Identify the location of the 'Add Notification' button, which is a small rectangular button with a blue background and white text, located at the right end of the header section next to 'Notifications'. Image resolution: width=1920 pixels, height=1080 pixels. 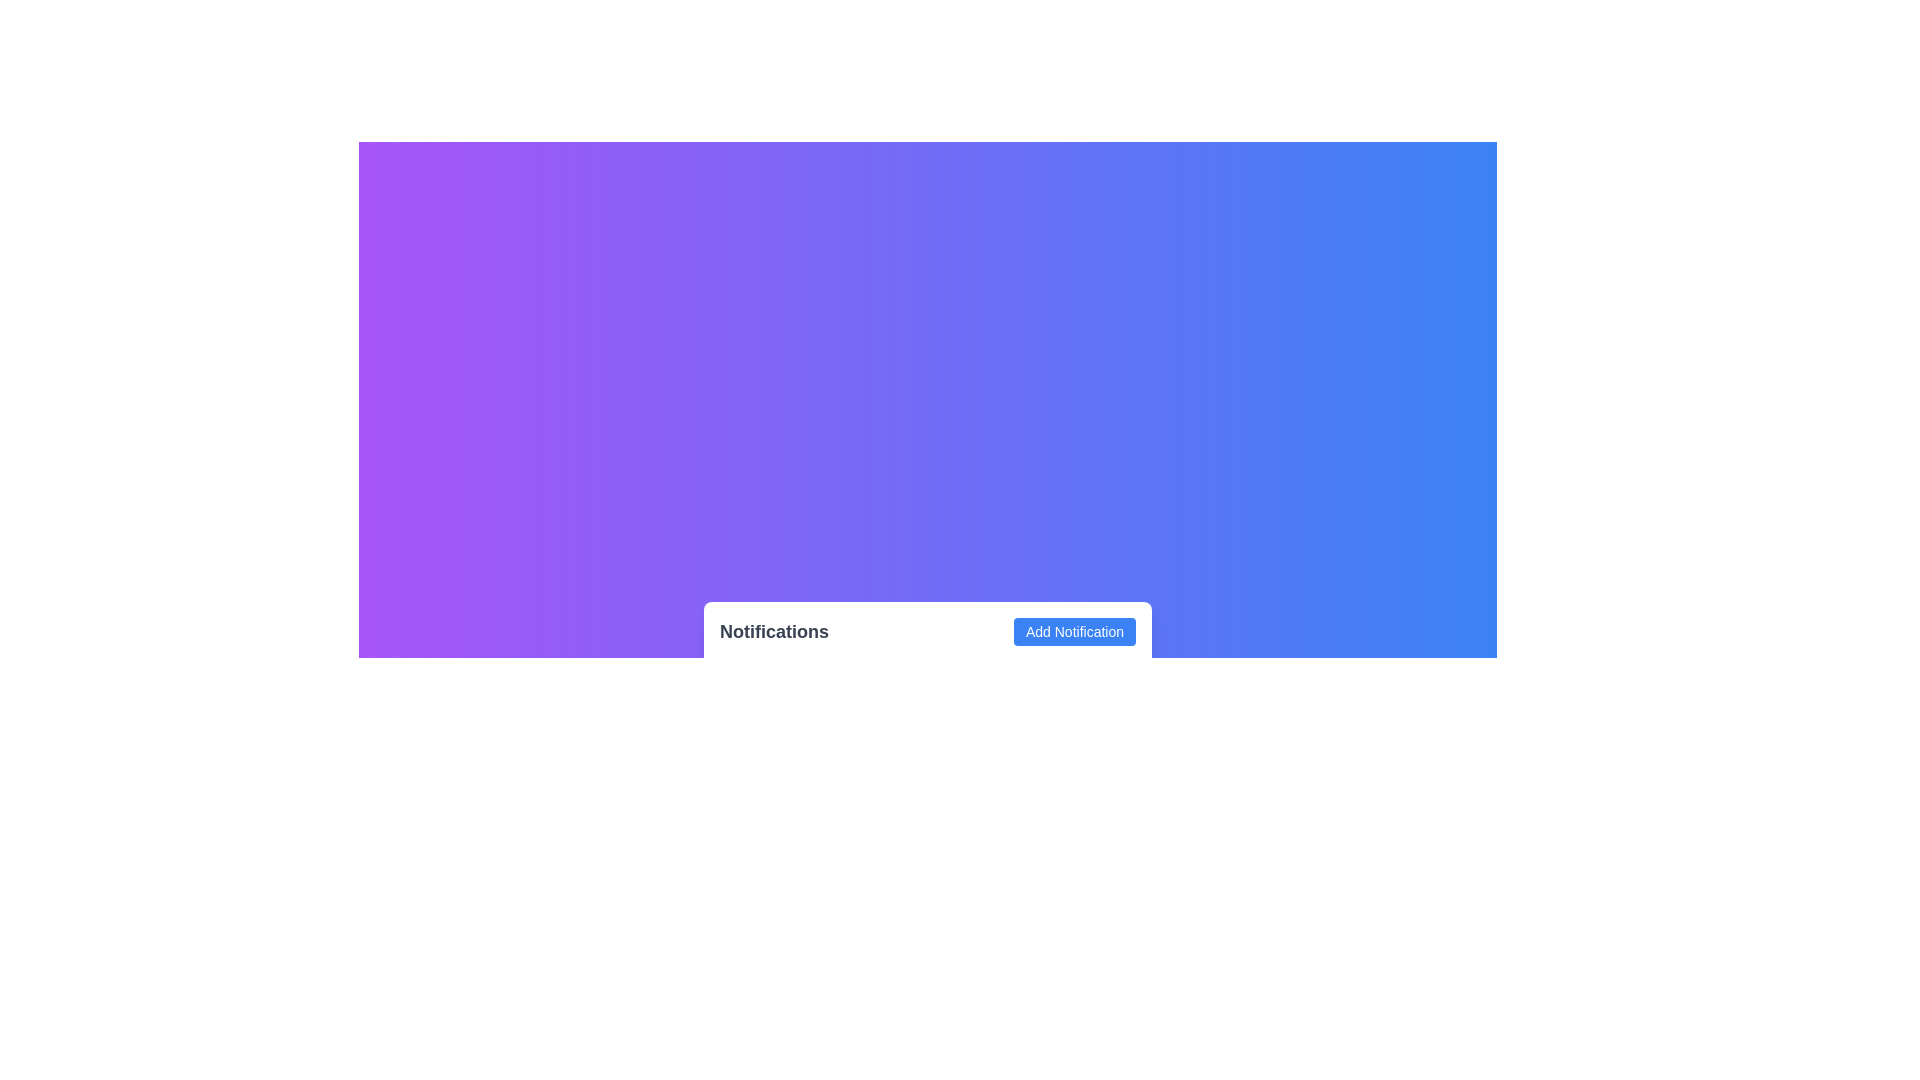
(1074, 631).